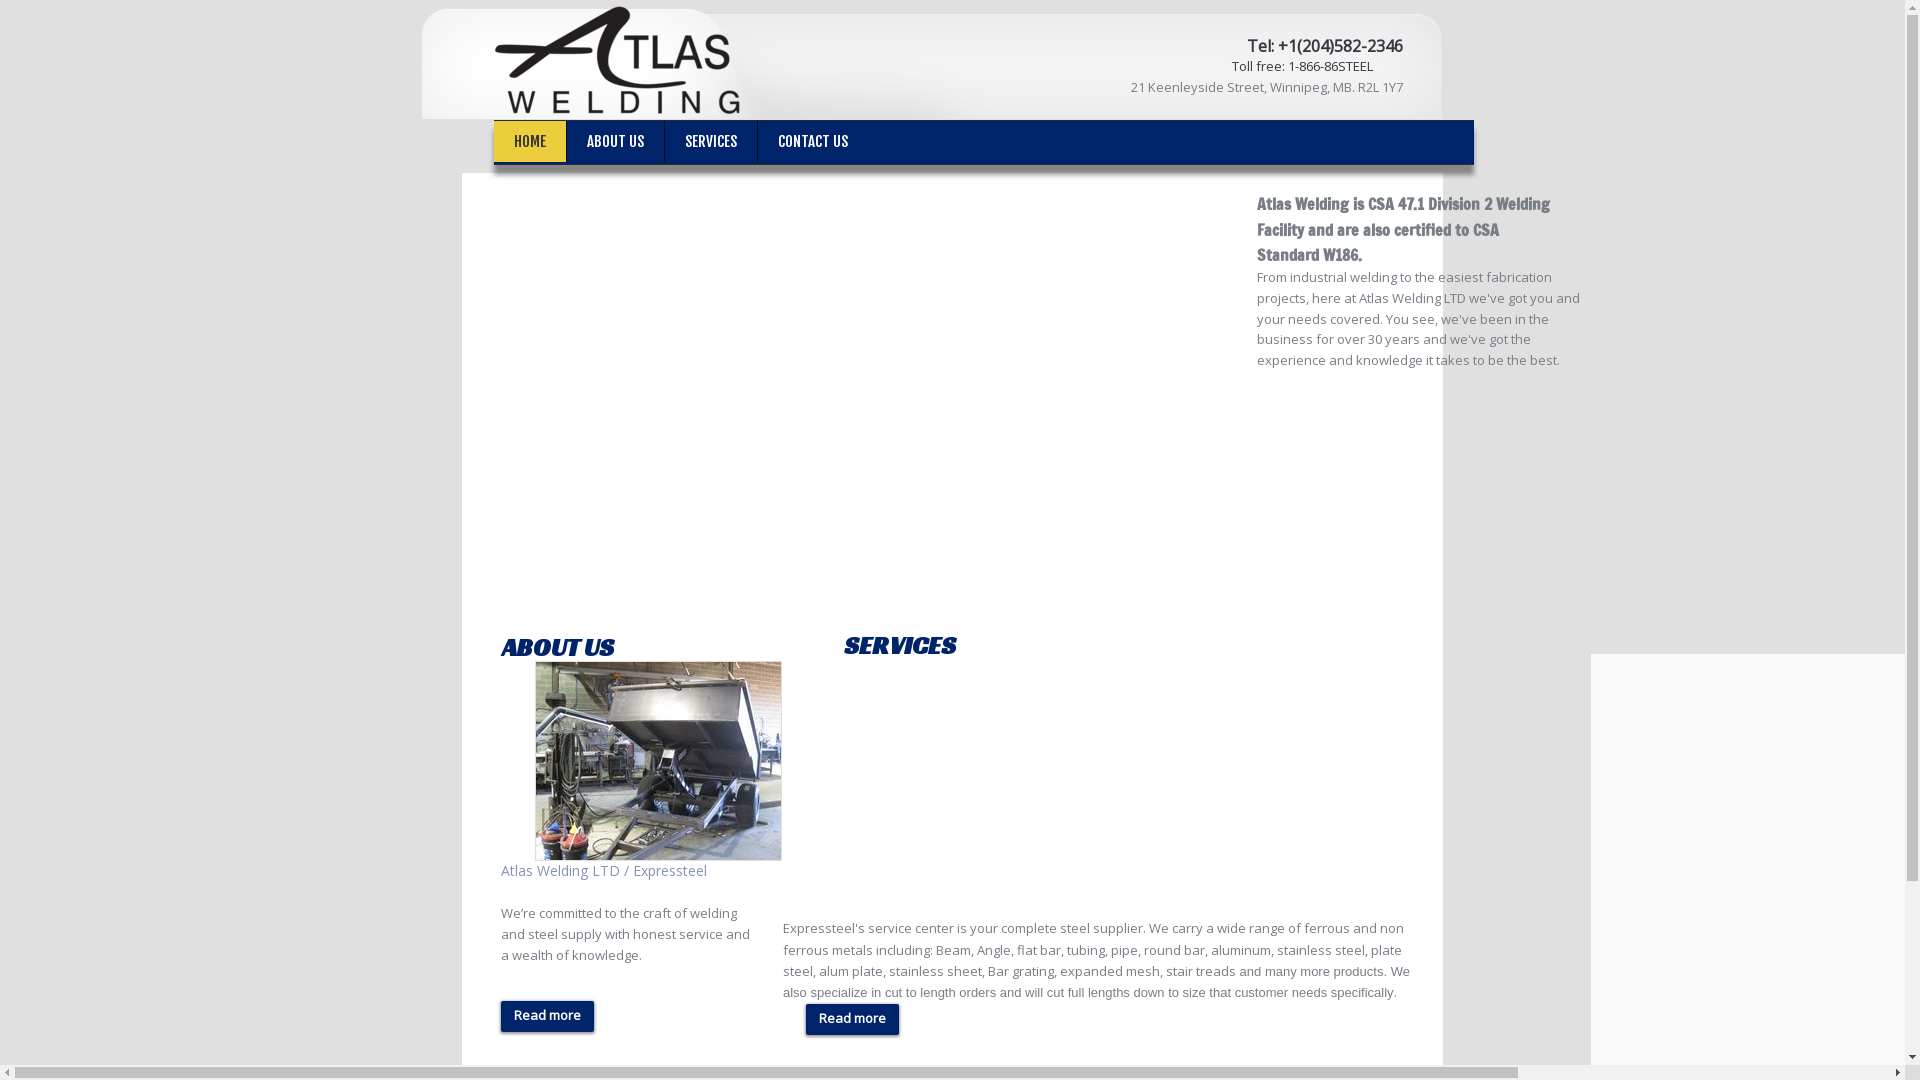 The image size is (1920, 1080). Describe the element at coordinates (614, 140) in the screenshot. I see `'ABOUT US'` at that location.